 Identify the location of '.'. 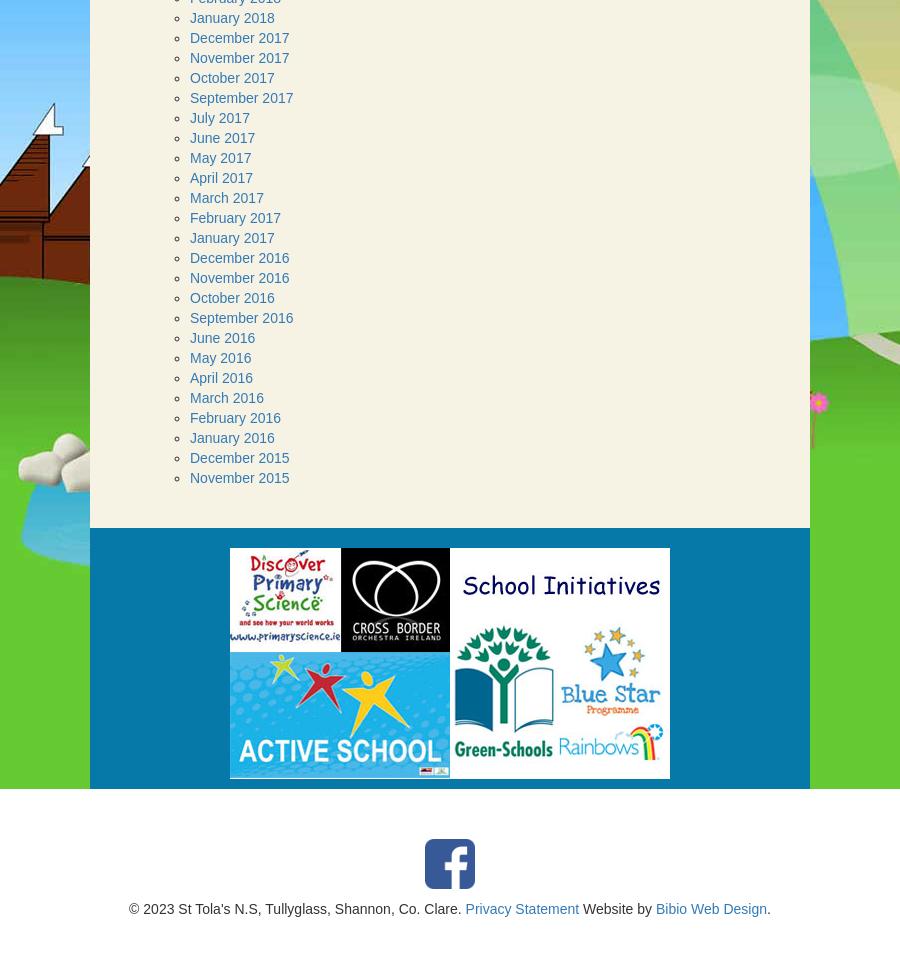
(767, 908).